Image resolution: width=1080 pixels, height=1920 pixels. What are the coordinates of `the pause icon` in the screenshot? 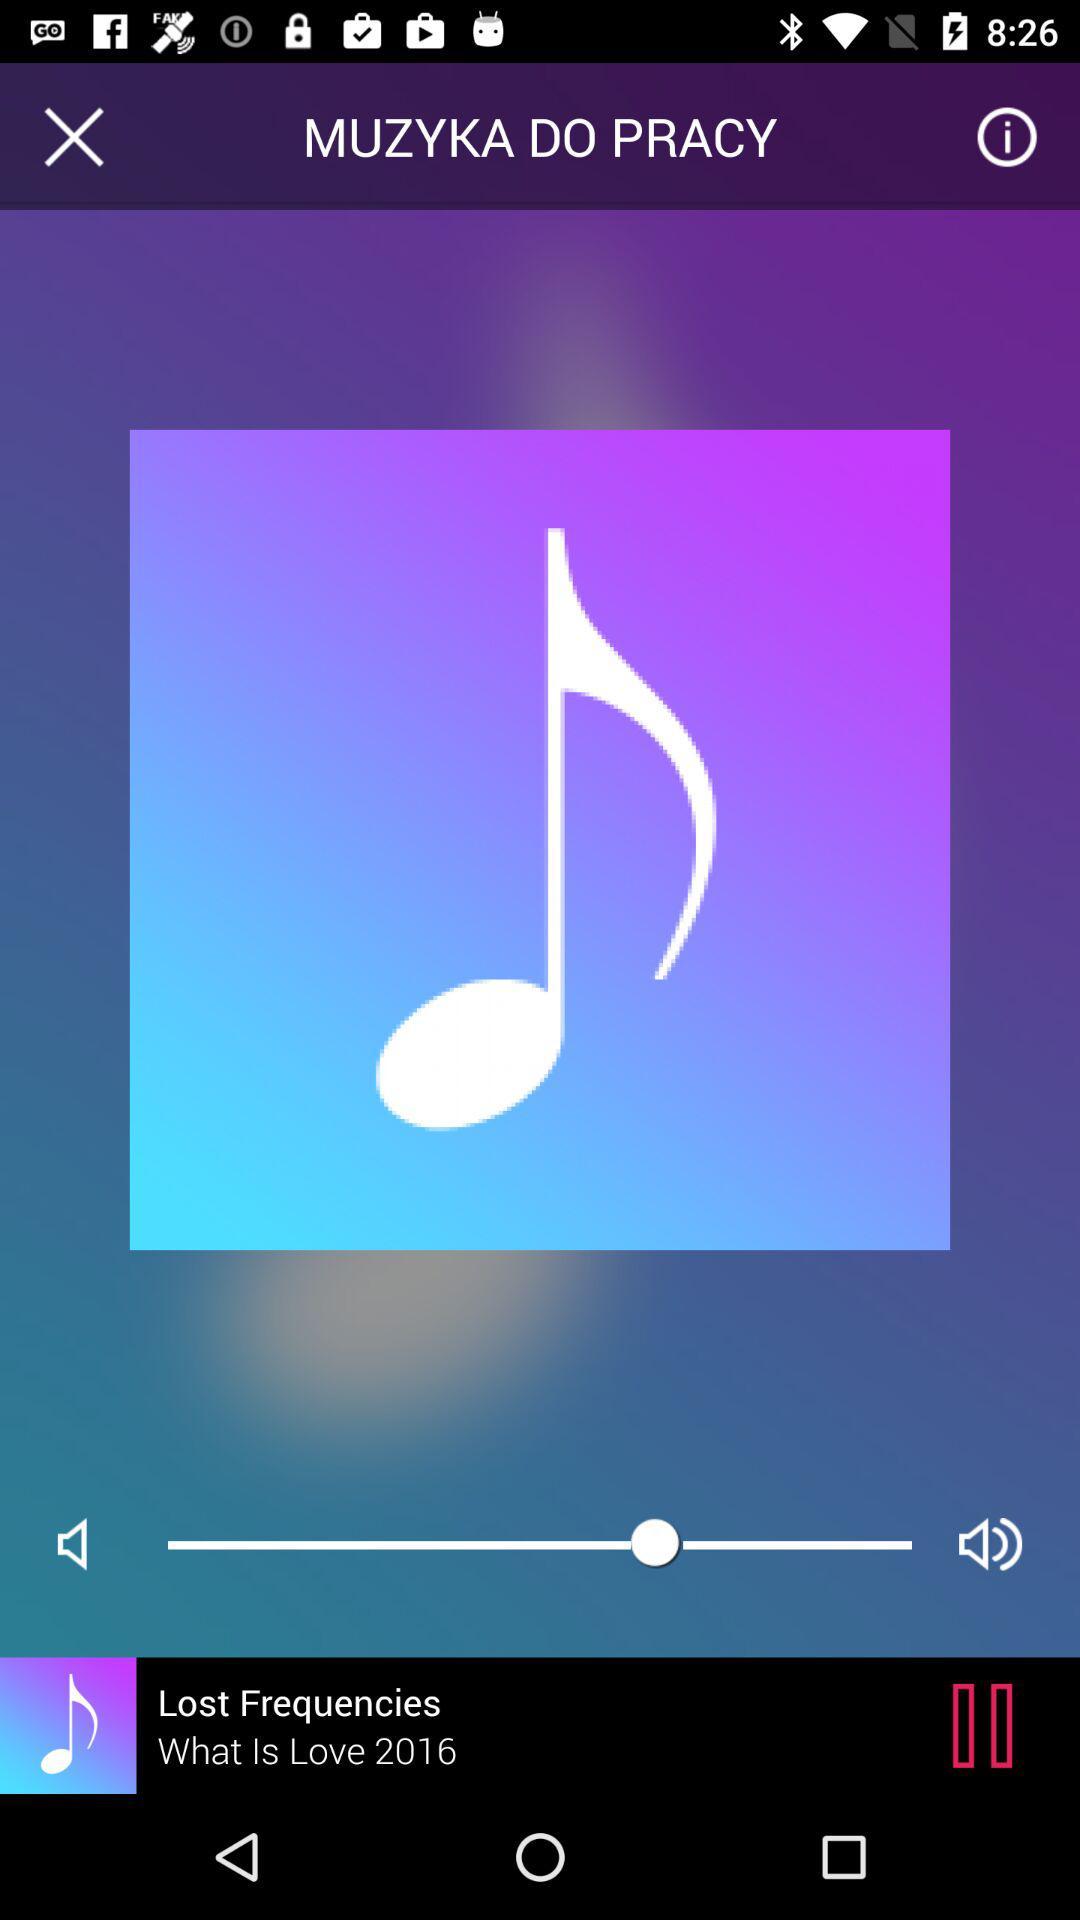 It's located at (987, 1724).